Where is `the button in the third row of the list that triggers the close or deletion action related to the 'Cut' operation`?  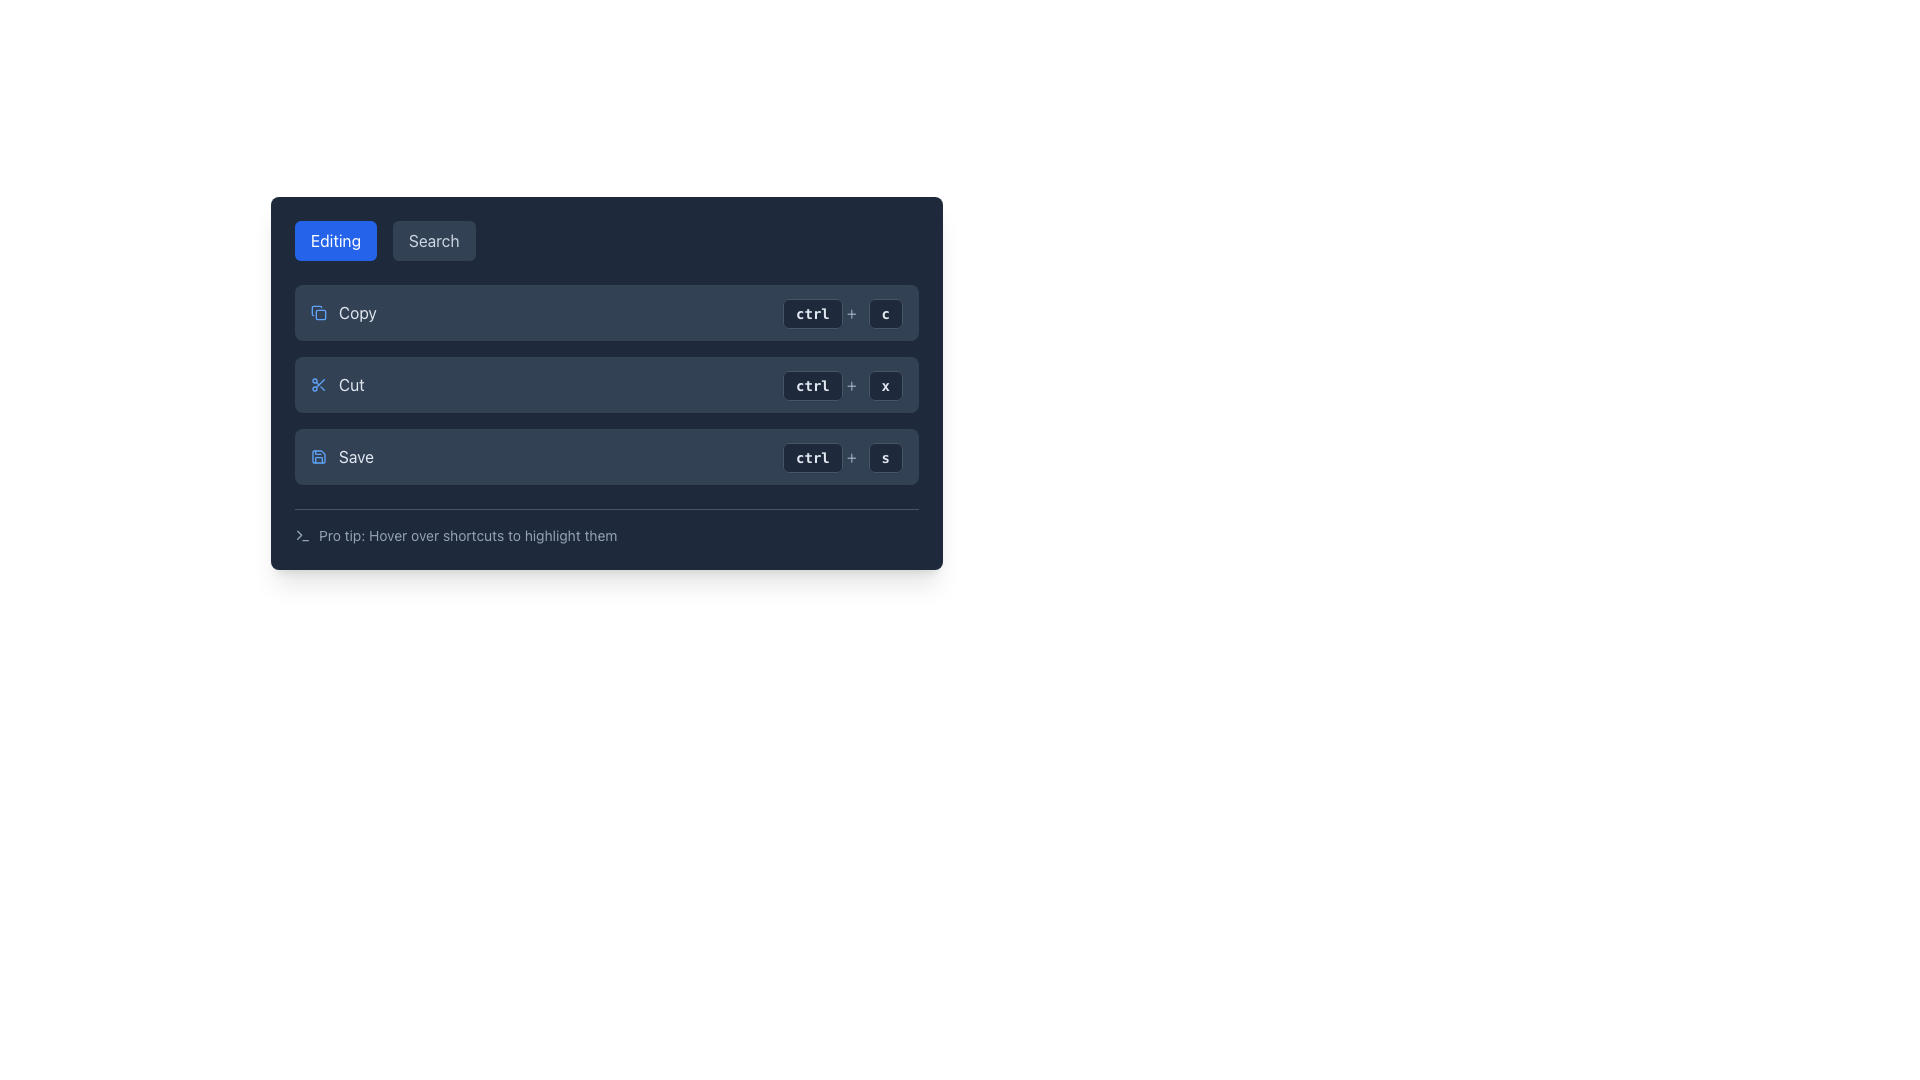
the button in the third row of the list that triggers the close or deletion action related to the 'Cut' operation is located at coordinates (884, 385).